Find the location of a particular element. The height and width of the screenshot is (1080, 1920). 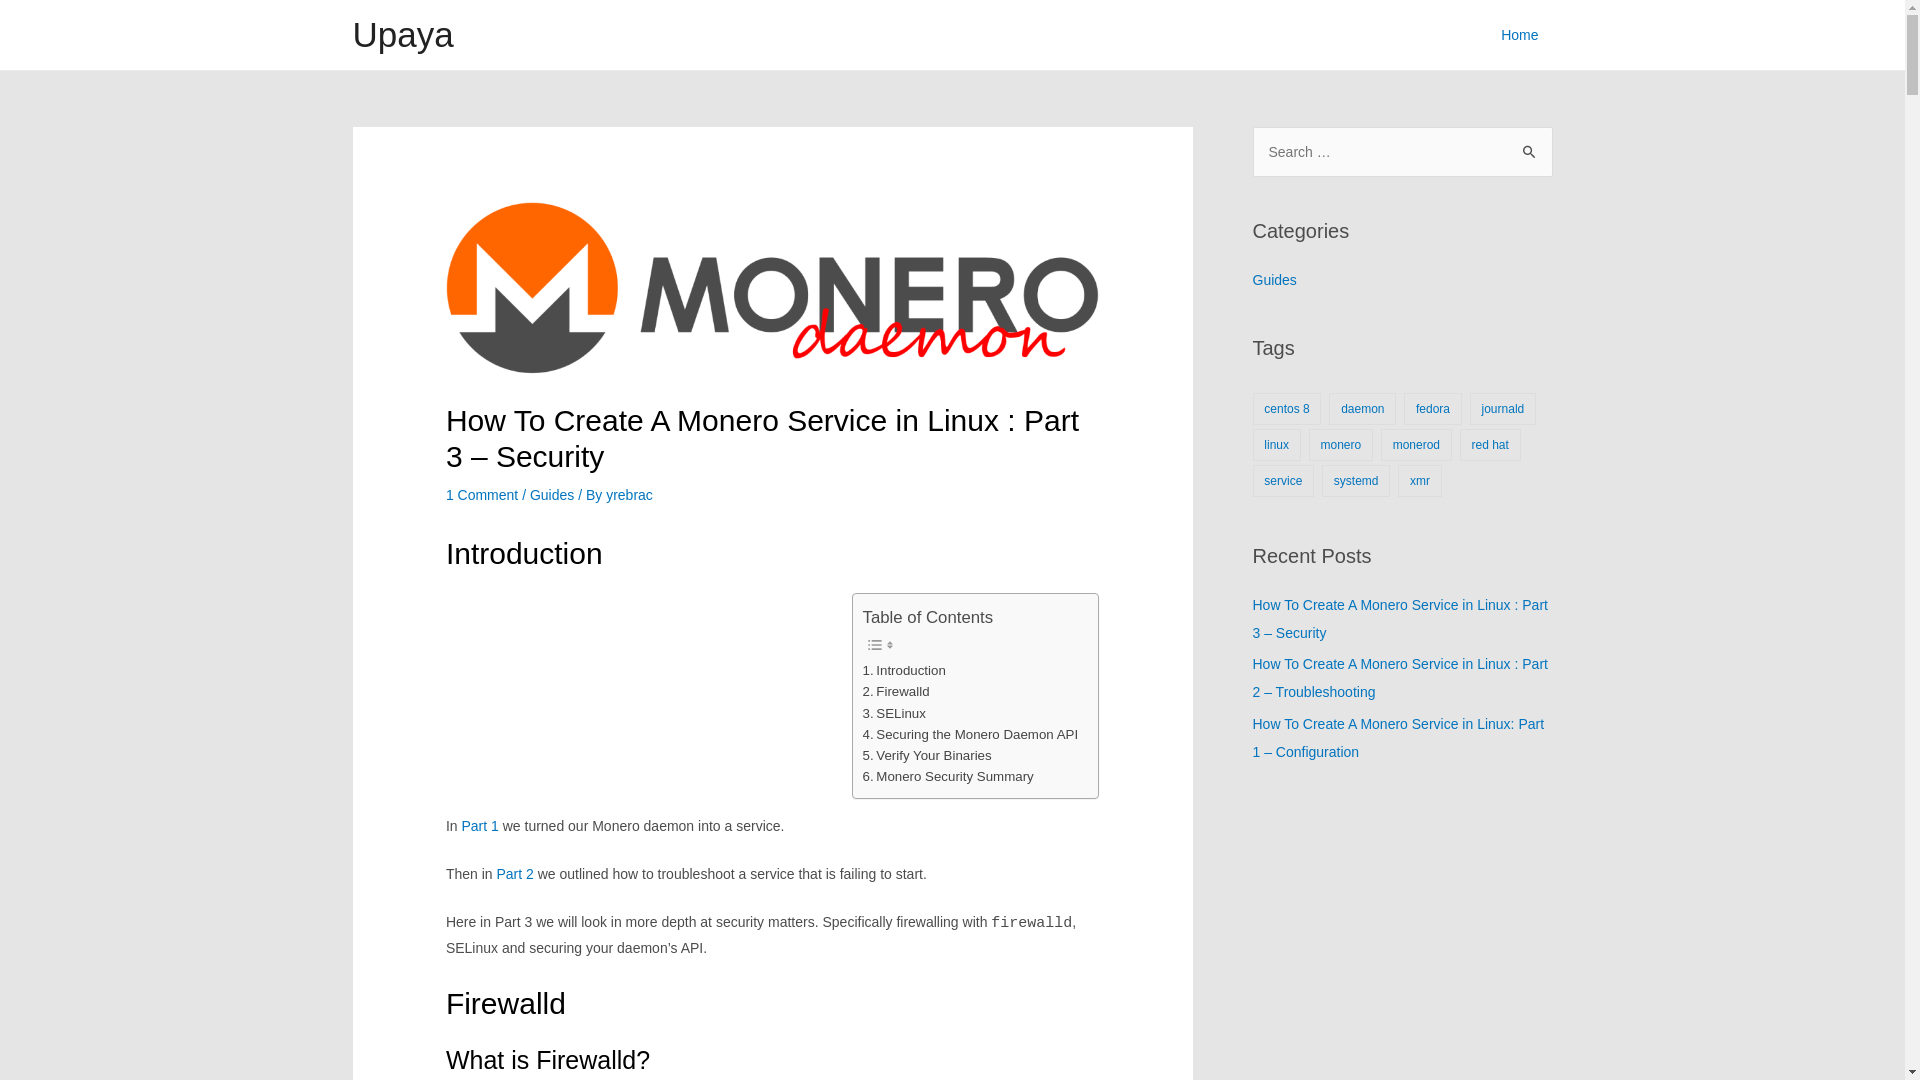

'daemon' is located at coordinates (1361, 407).